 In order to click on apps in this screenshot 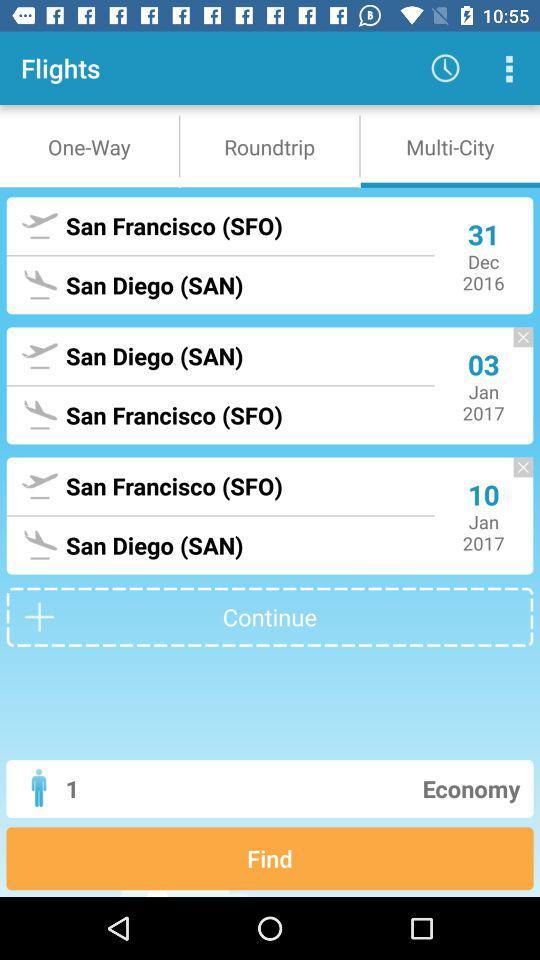, I will do `click(508, 68)`.